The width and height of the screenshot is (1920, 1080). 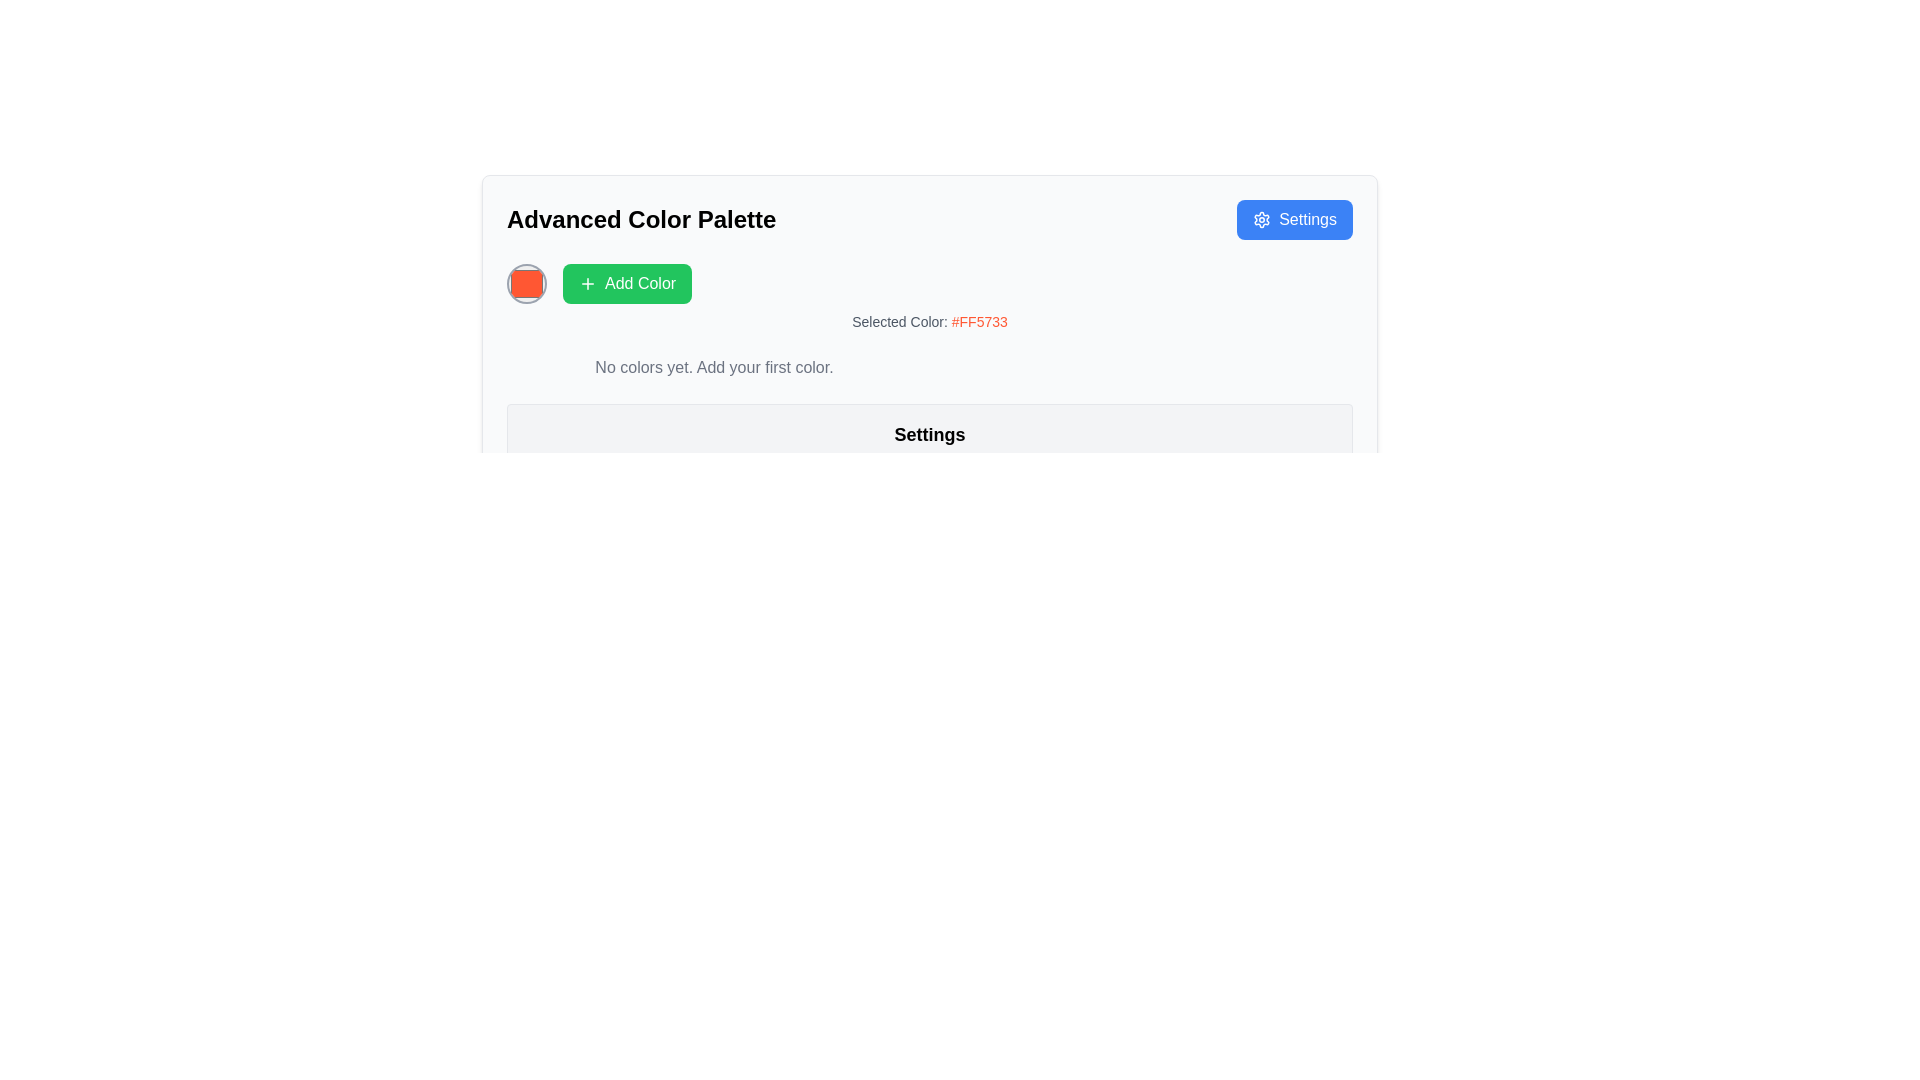 What do you see at coordinates (714, 367) in the screenshot?
I see `informational text that indicates no colors have been added yet, located beneath the green 'Add Color' button and the selected color code display` at bounding box center [714, 367].